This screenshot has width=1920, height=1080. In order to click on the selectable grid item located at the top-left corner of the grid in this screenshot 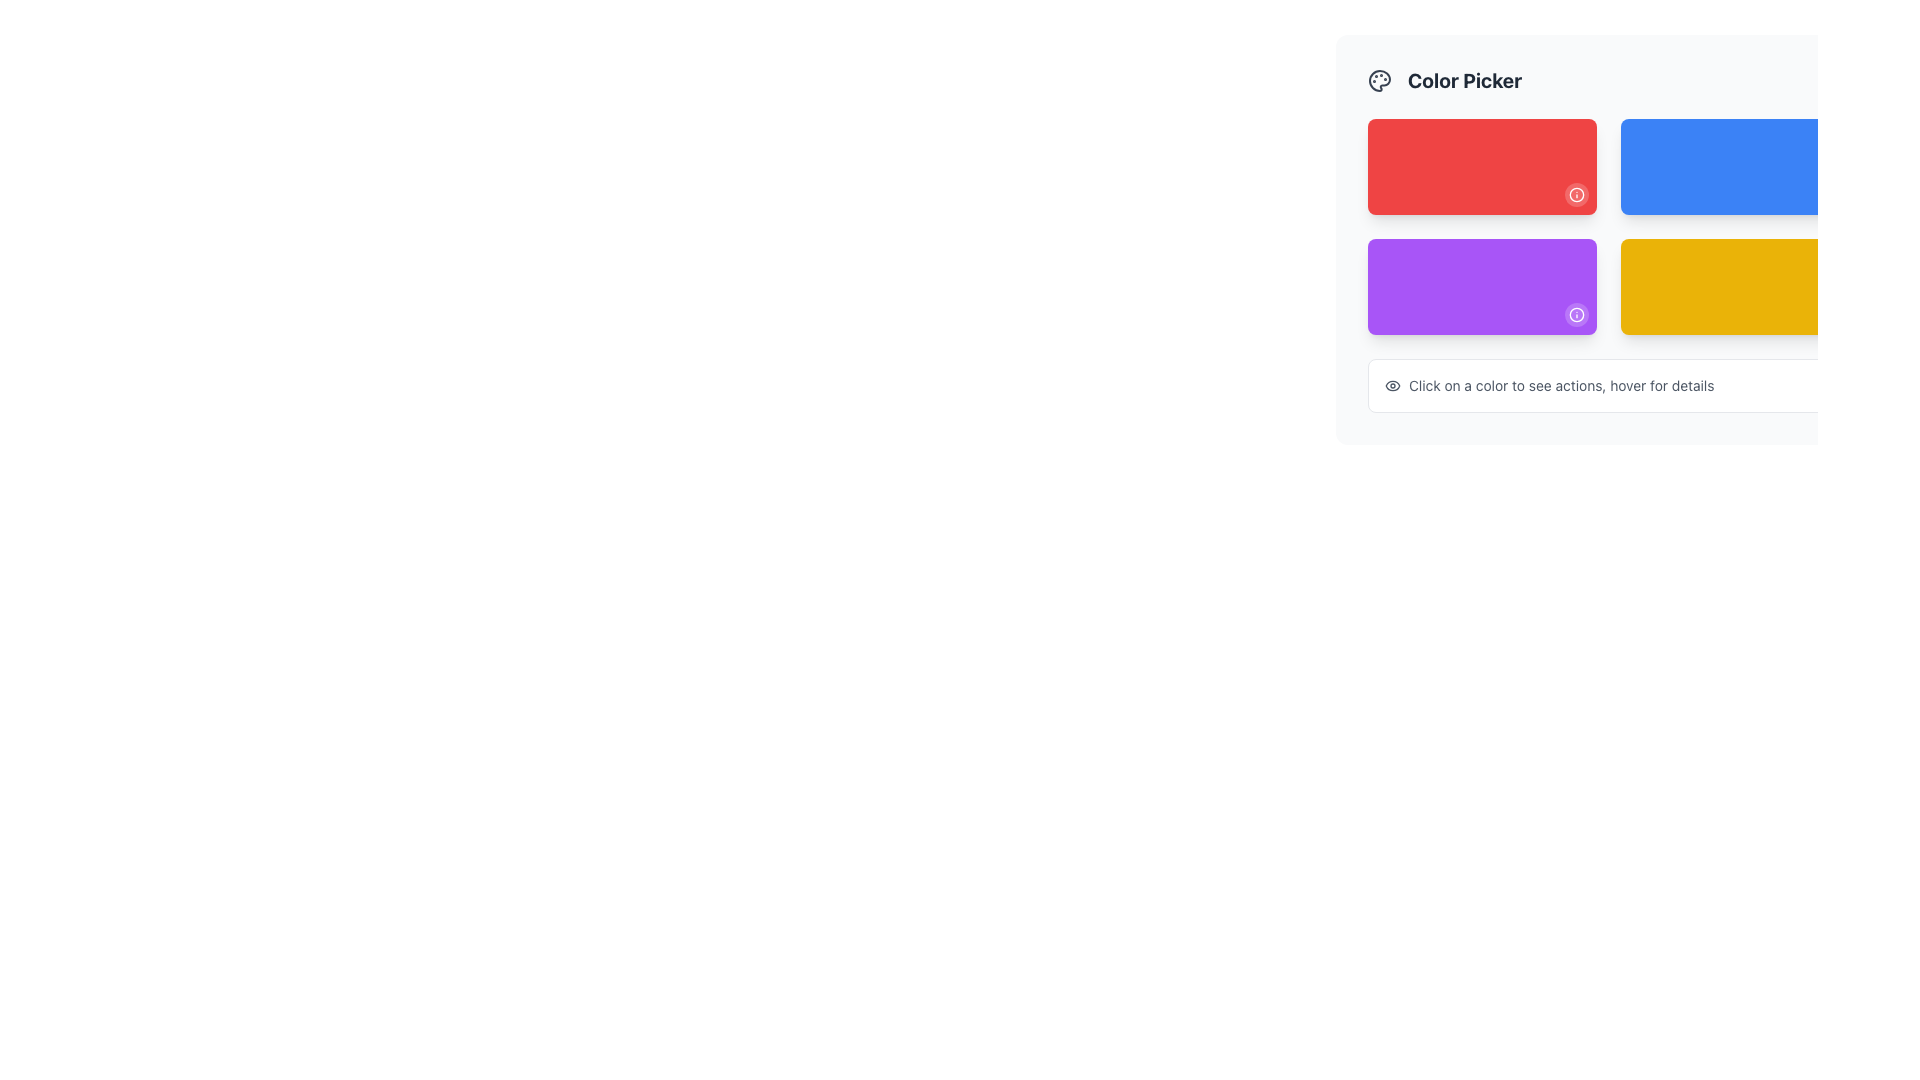, I will do `click(1482, 165)`.